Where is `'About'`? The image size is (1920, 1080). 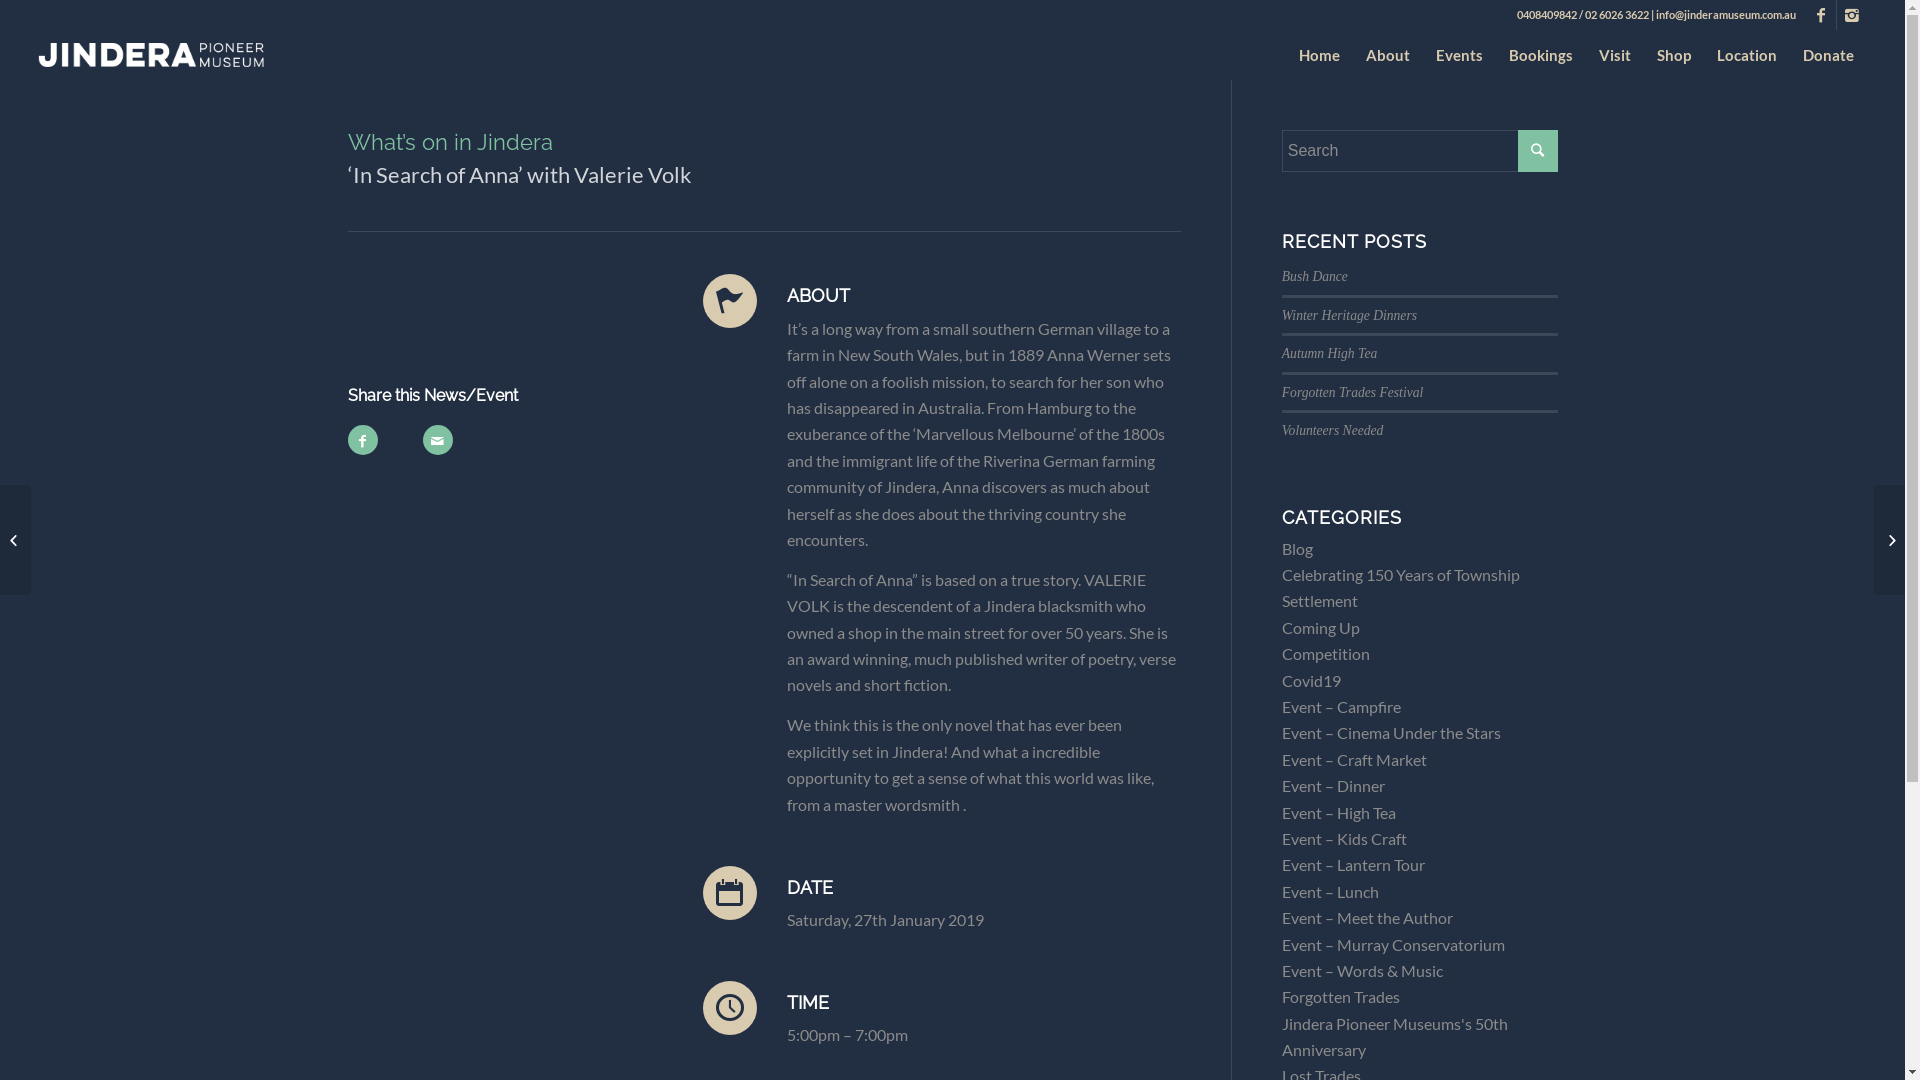
'About' is located at coordinates (1386, 53).